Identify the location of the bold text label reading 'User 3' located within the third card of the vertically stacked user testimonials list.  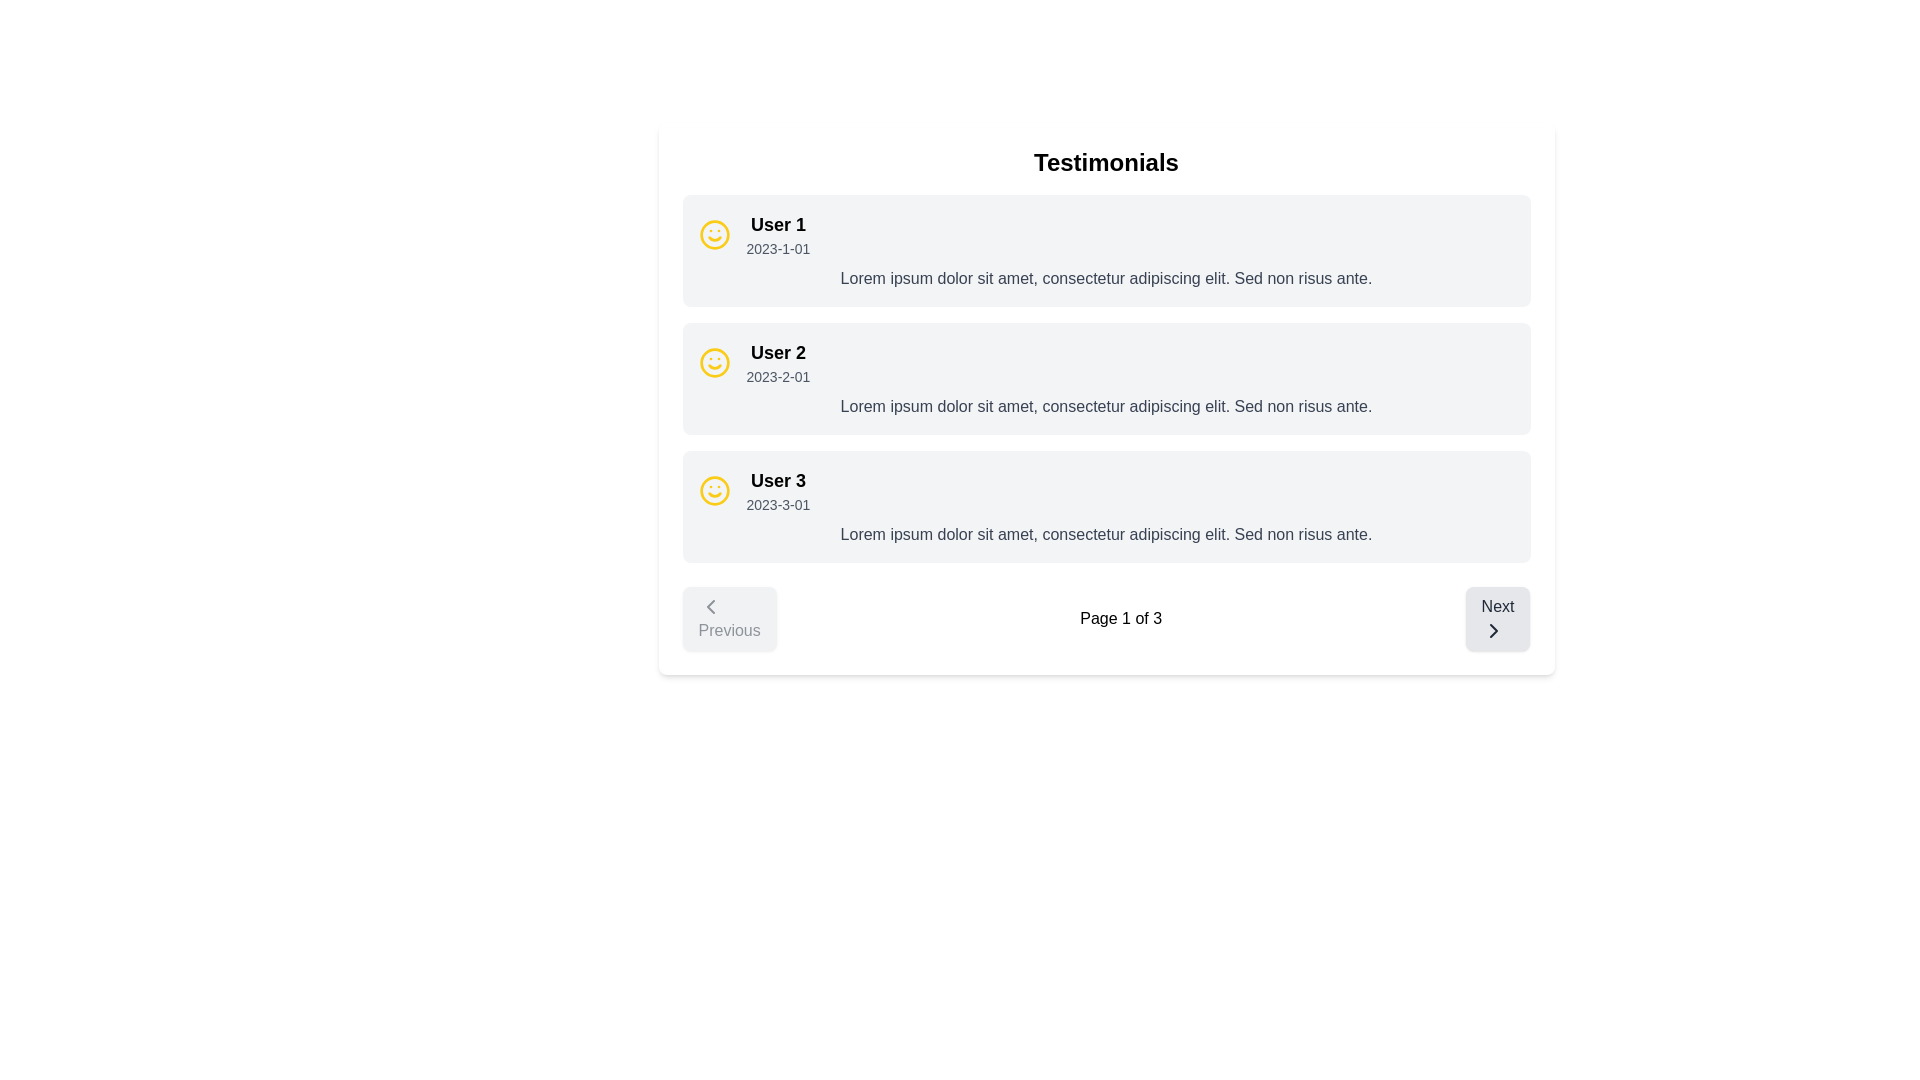
(777, 481).